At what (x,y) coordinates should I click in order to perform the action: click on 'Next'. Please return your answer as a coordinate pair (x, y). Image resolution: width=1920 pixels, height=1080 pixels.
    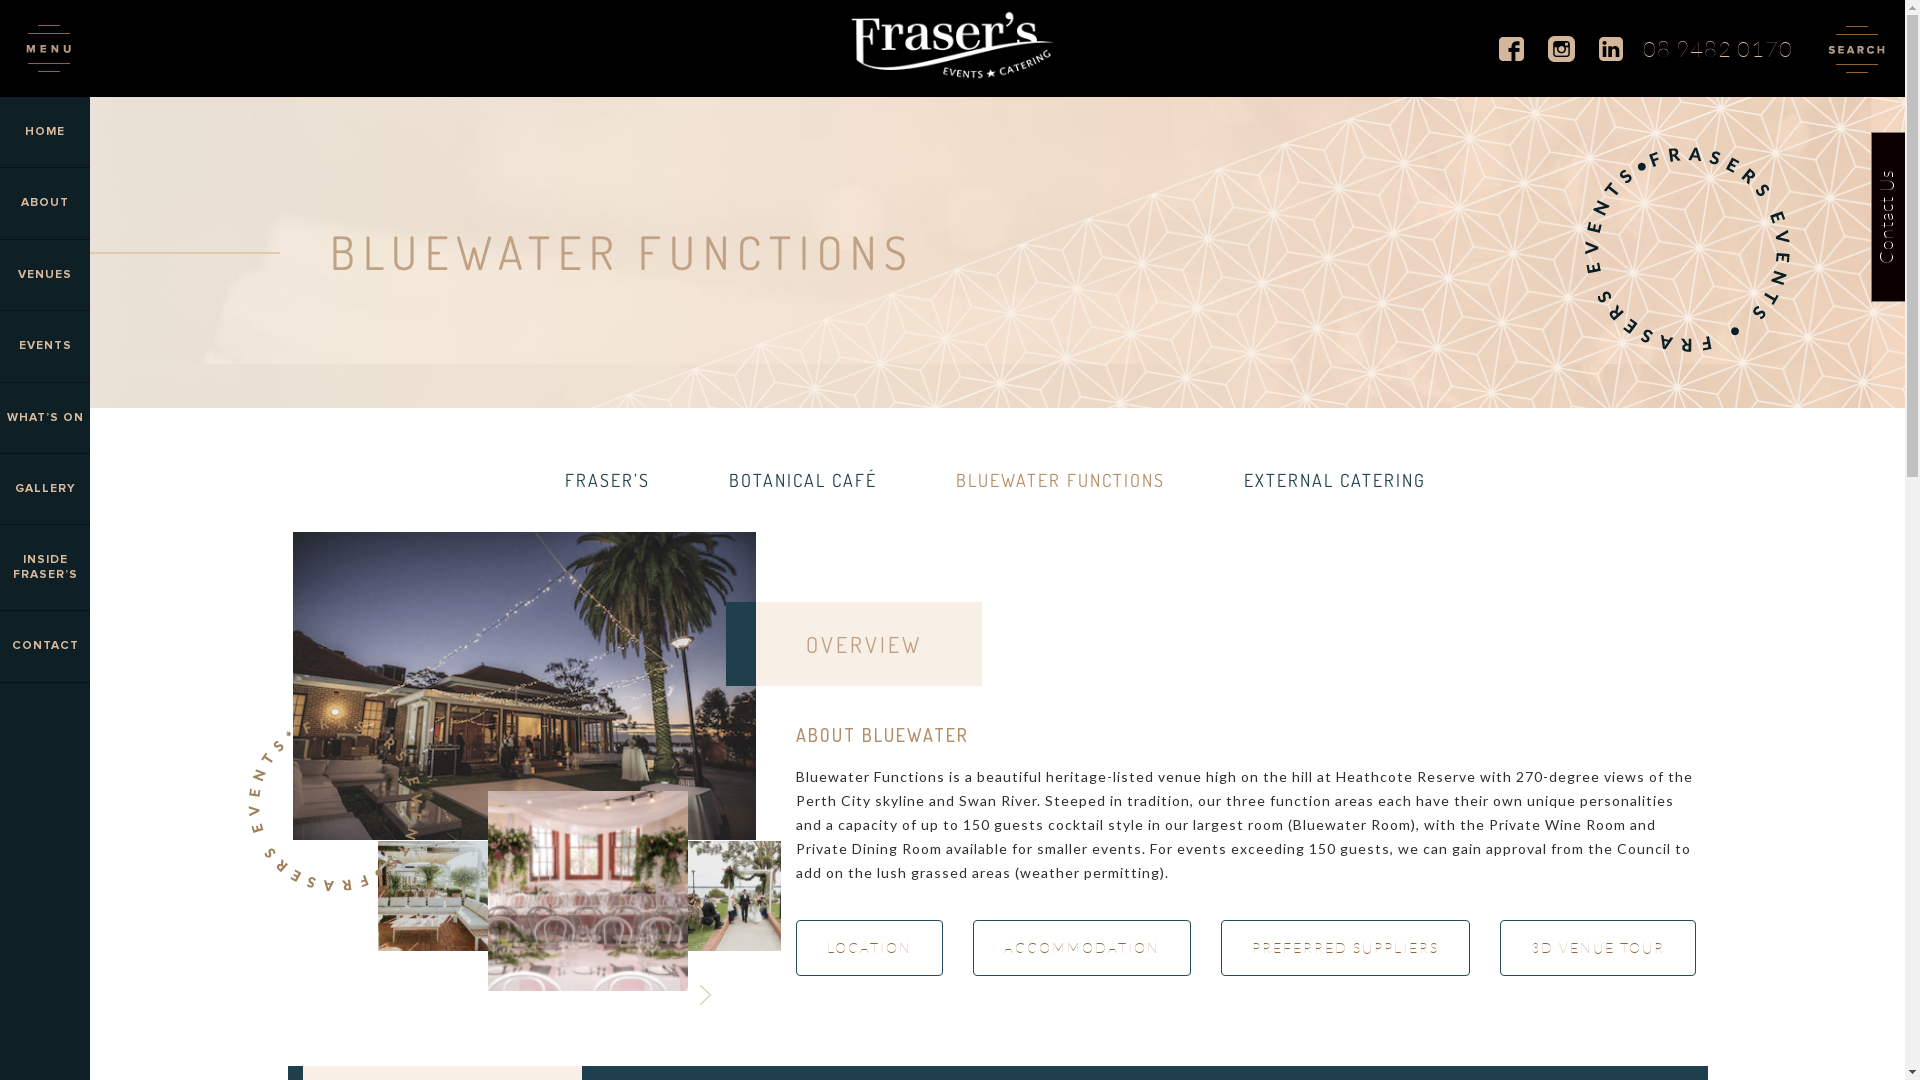
    Looking at the image, I should click on (703, 995).